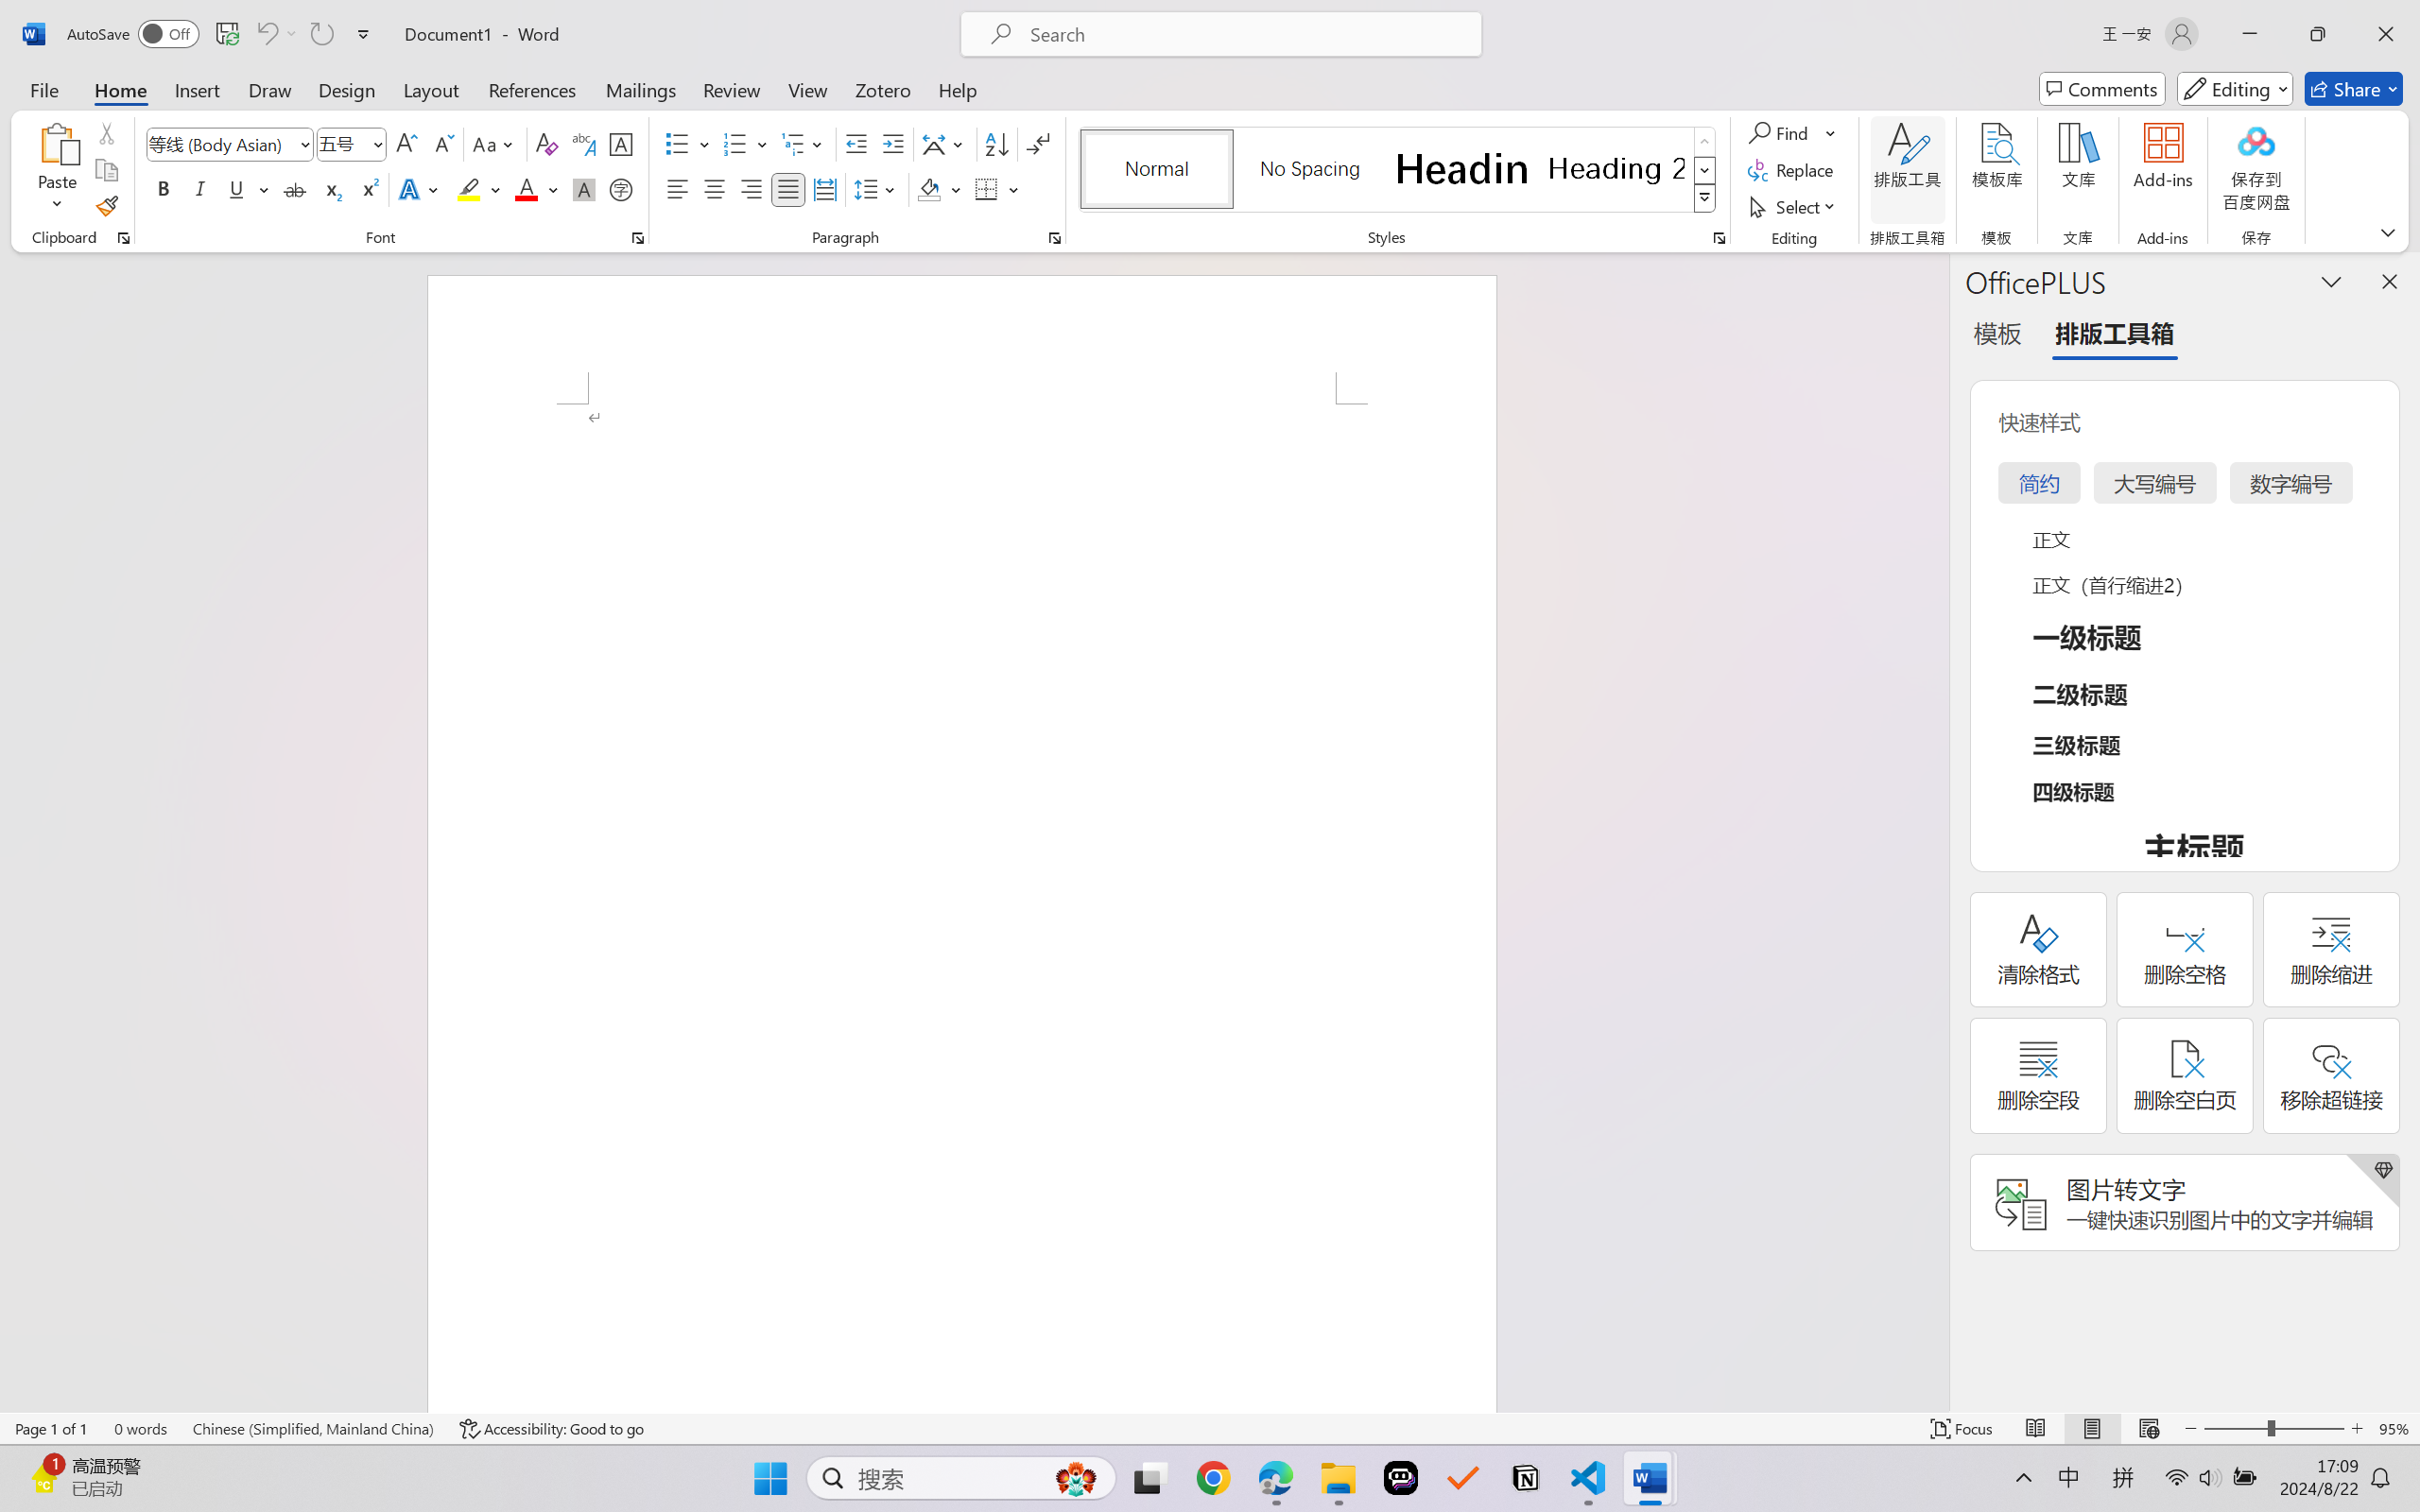  What do you see at coordinates (313, 1428) in the screenshot?
I see `'Language Chinese (Simplified, Mainland China)'` at bounding box center [313, 1428].